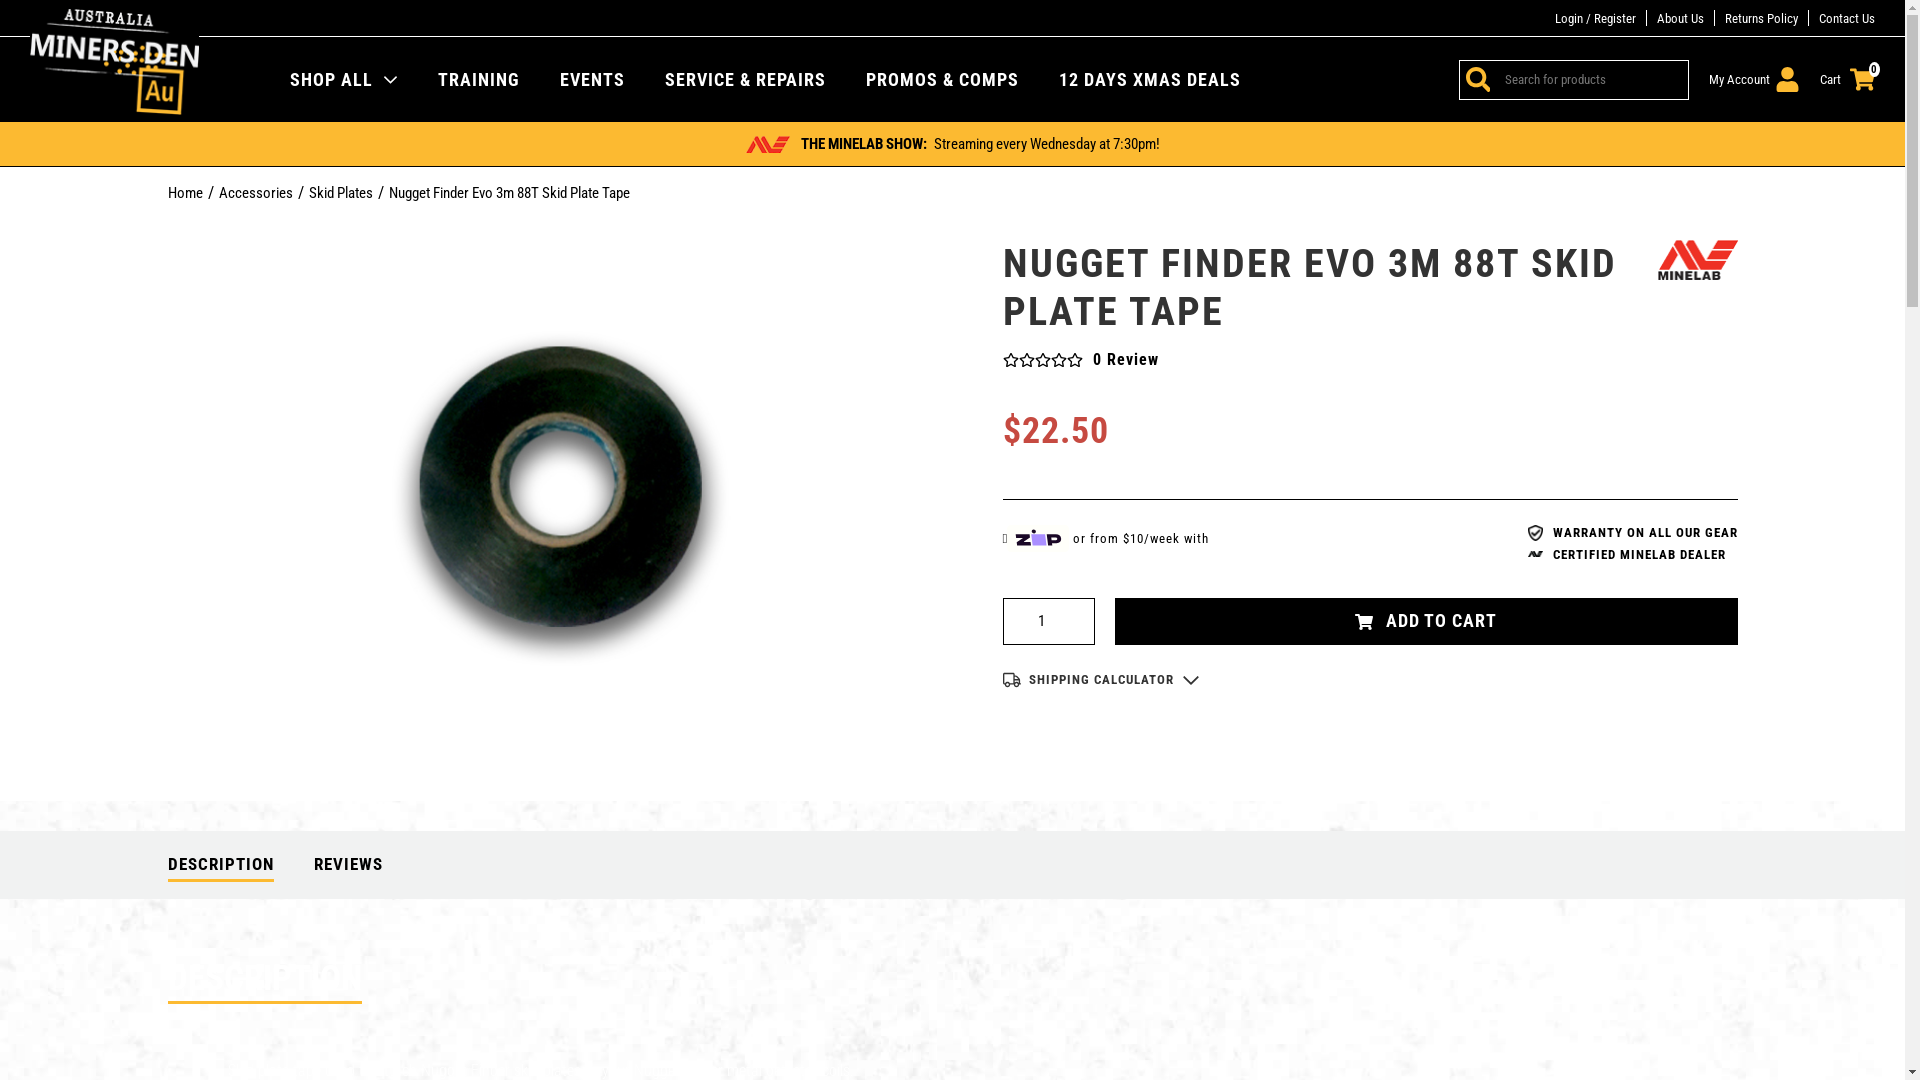  Describe the element at coordinates (185, 192) in the screenshot. I see `'Home'` at that location.